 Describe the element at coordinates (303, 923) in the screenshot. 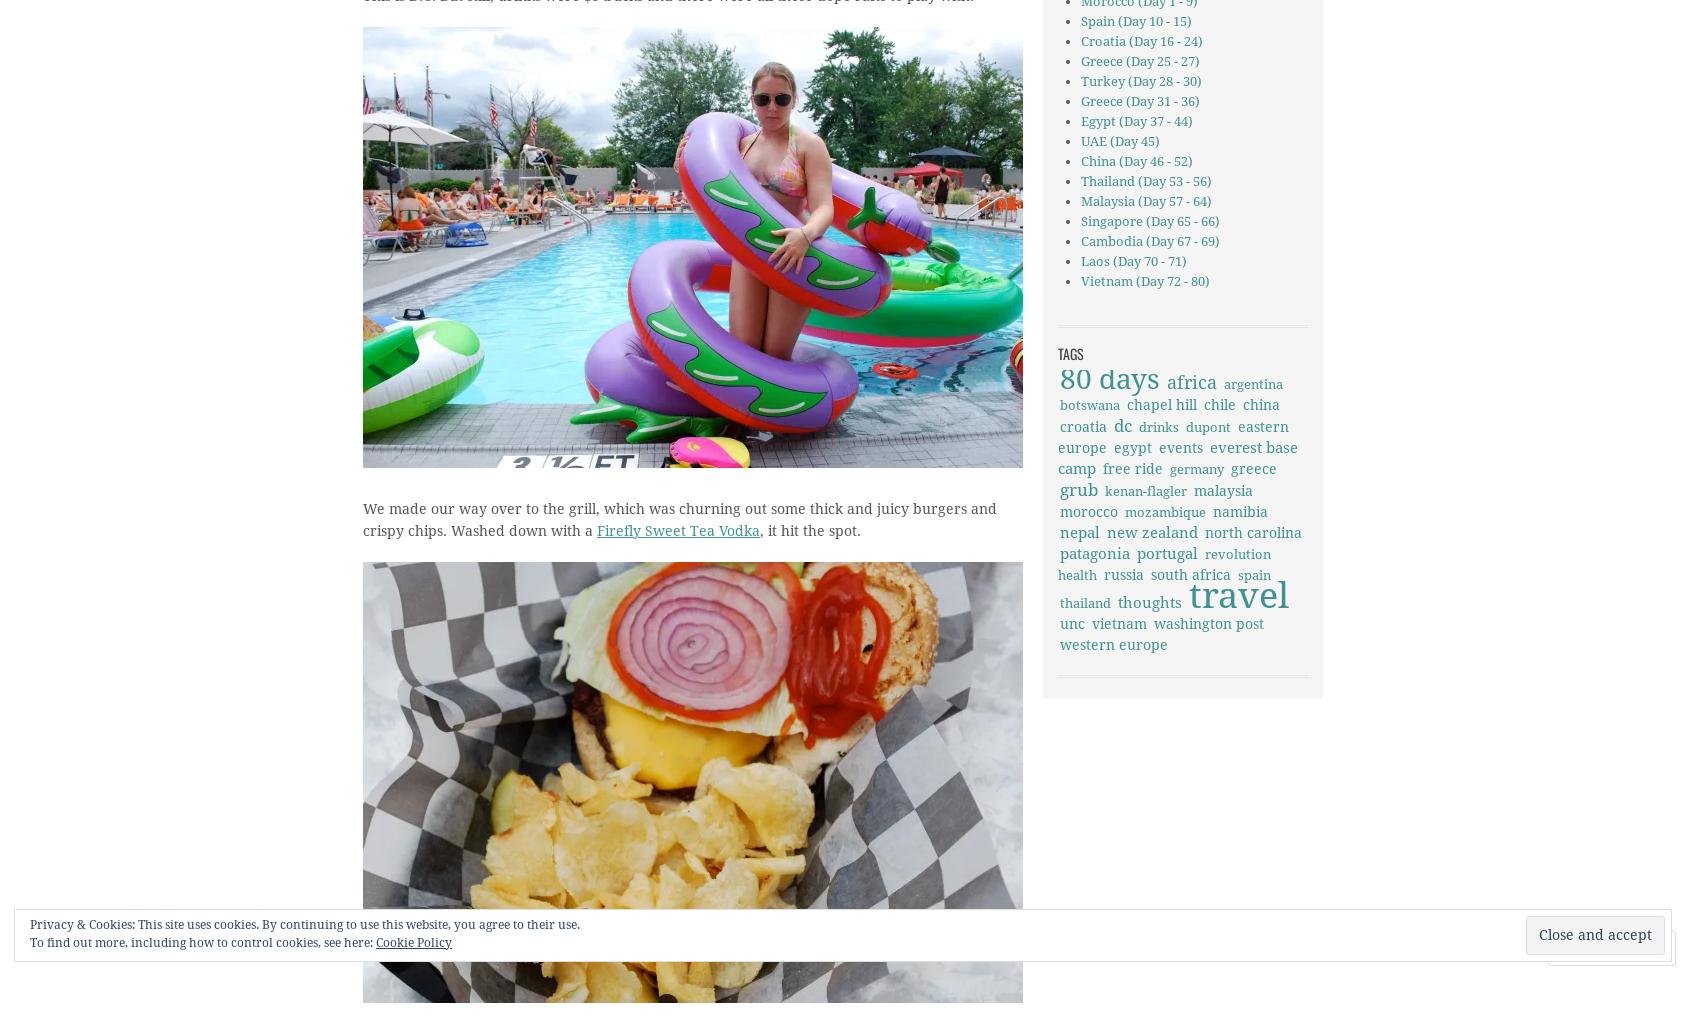

I see `'Privacy & Cookies: This site uses cookies. By continuing to use this website, you agree to their use.'` at that location.